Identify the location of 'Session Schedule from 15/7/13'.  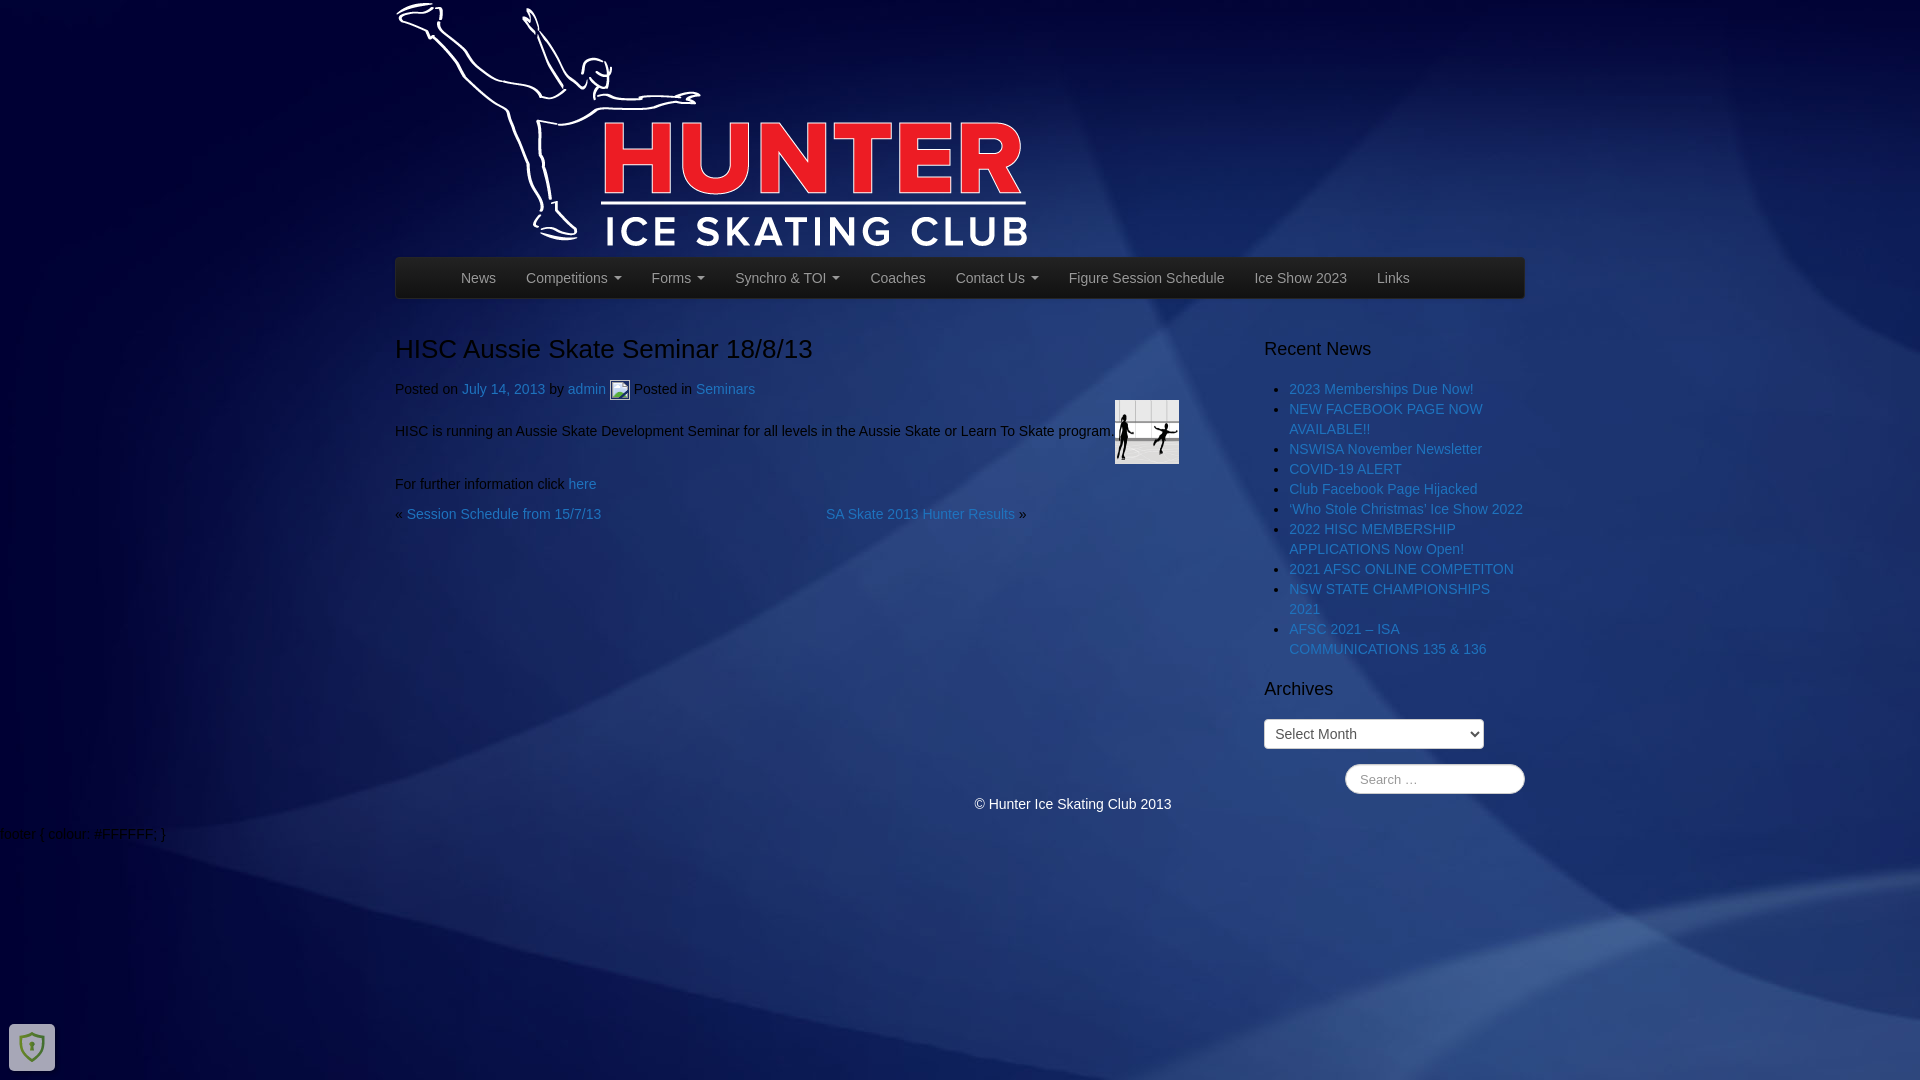
(504, 512).